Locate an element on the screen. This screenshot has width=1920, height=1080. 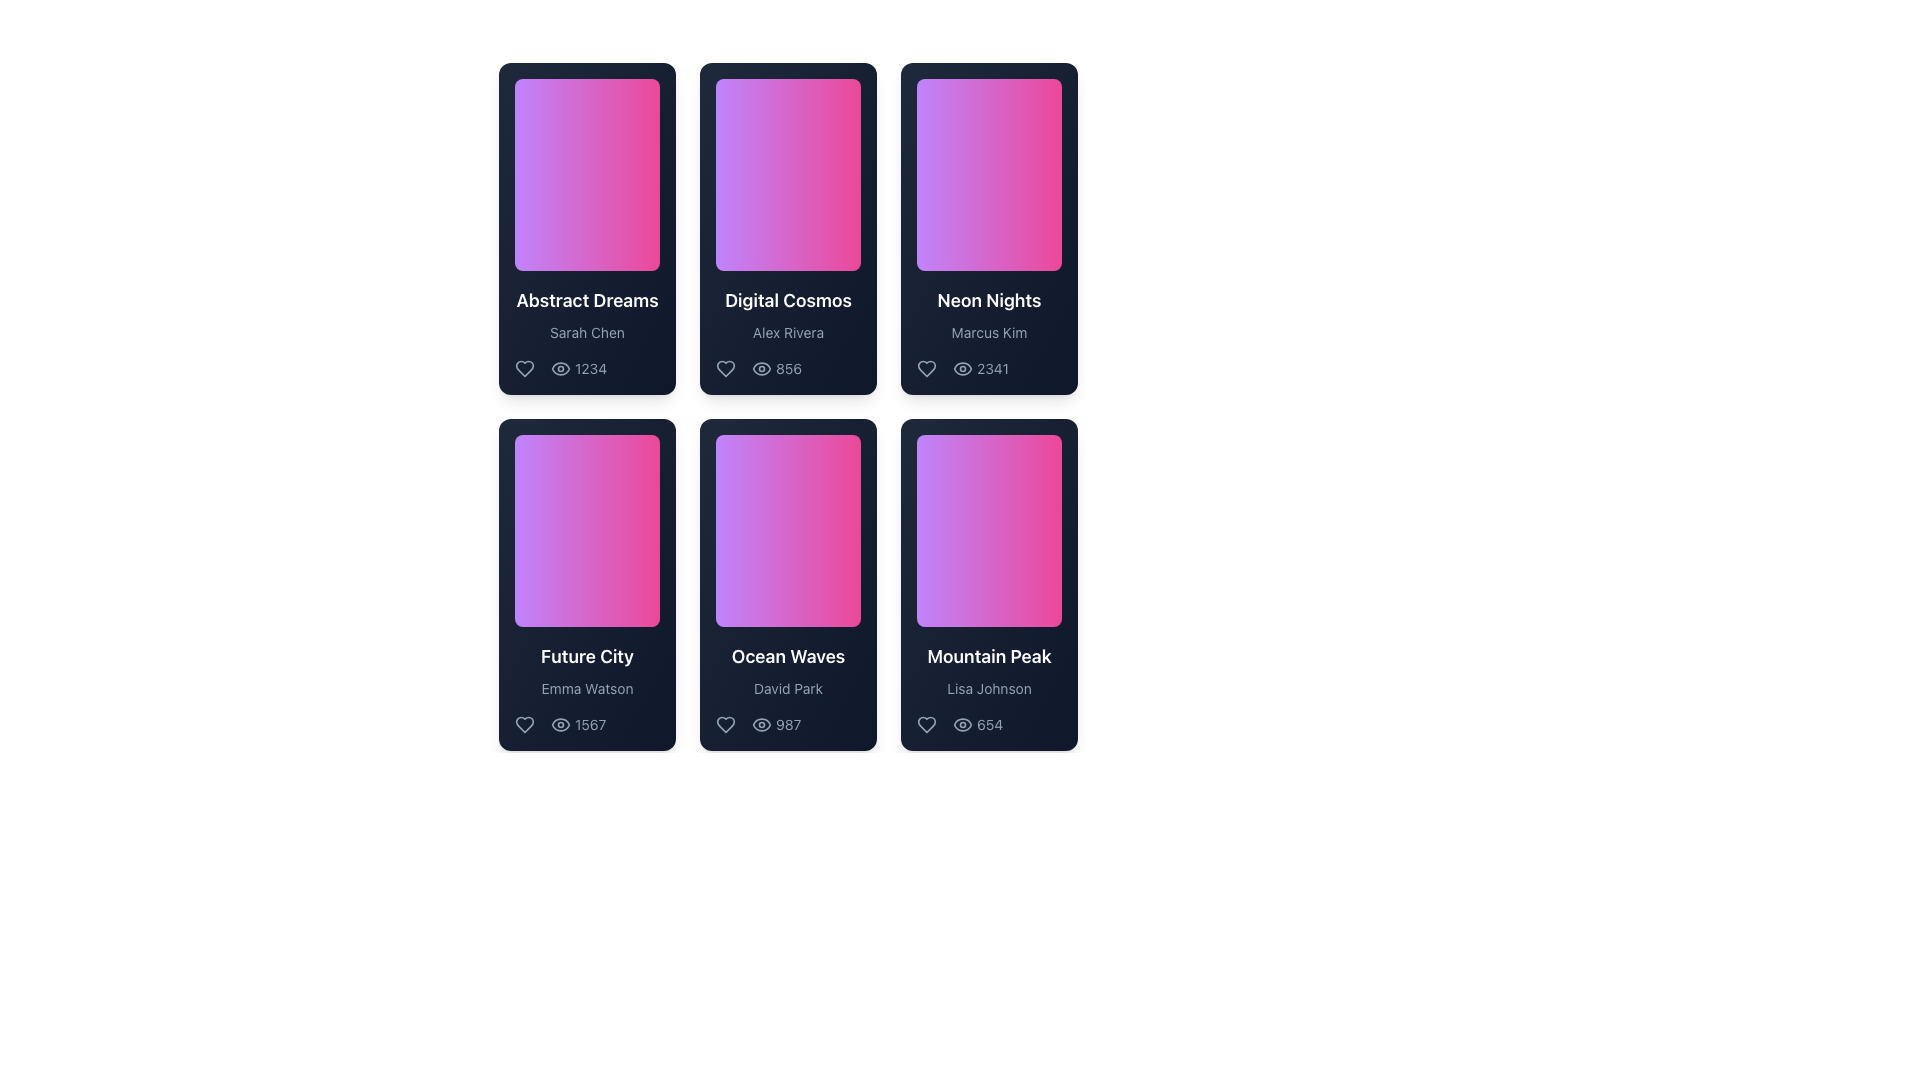
the visibility indicator icon located to the left of the text '2341' within the 'Neon Nights' card is located at coordinates (963, 369).